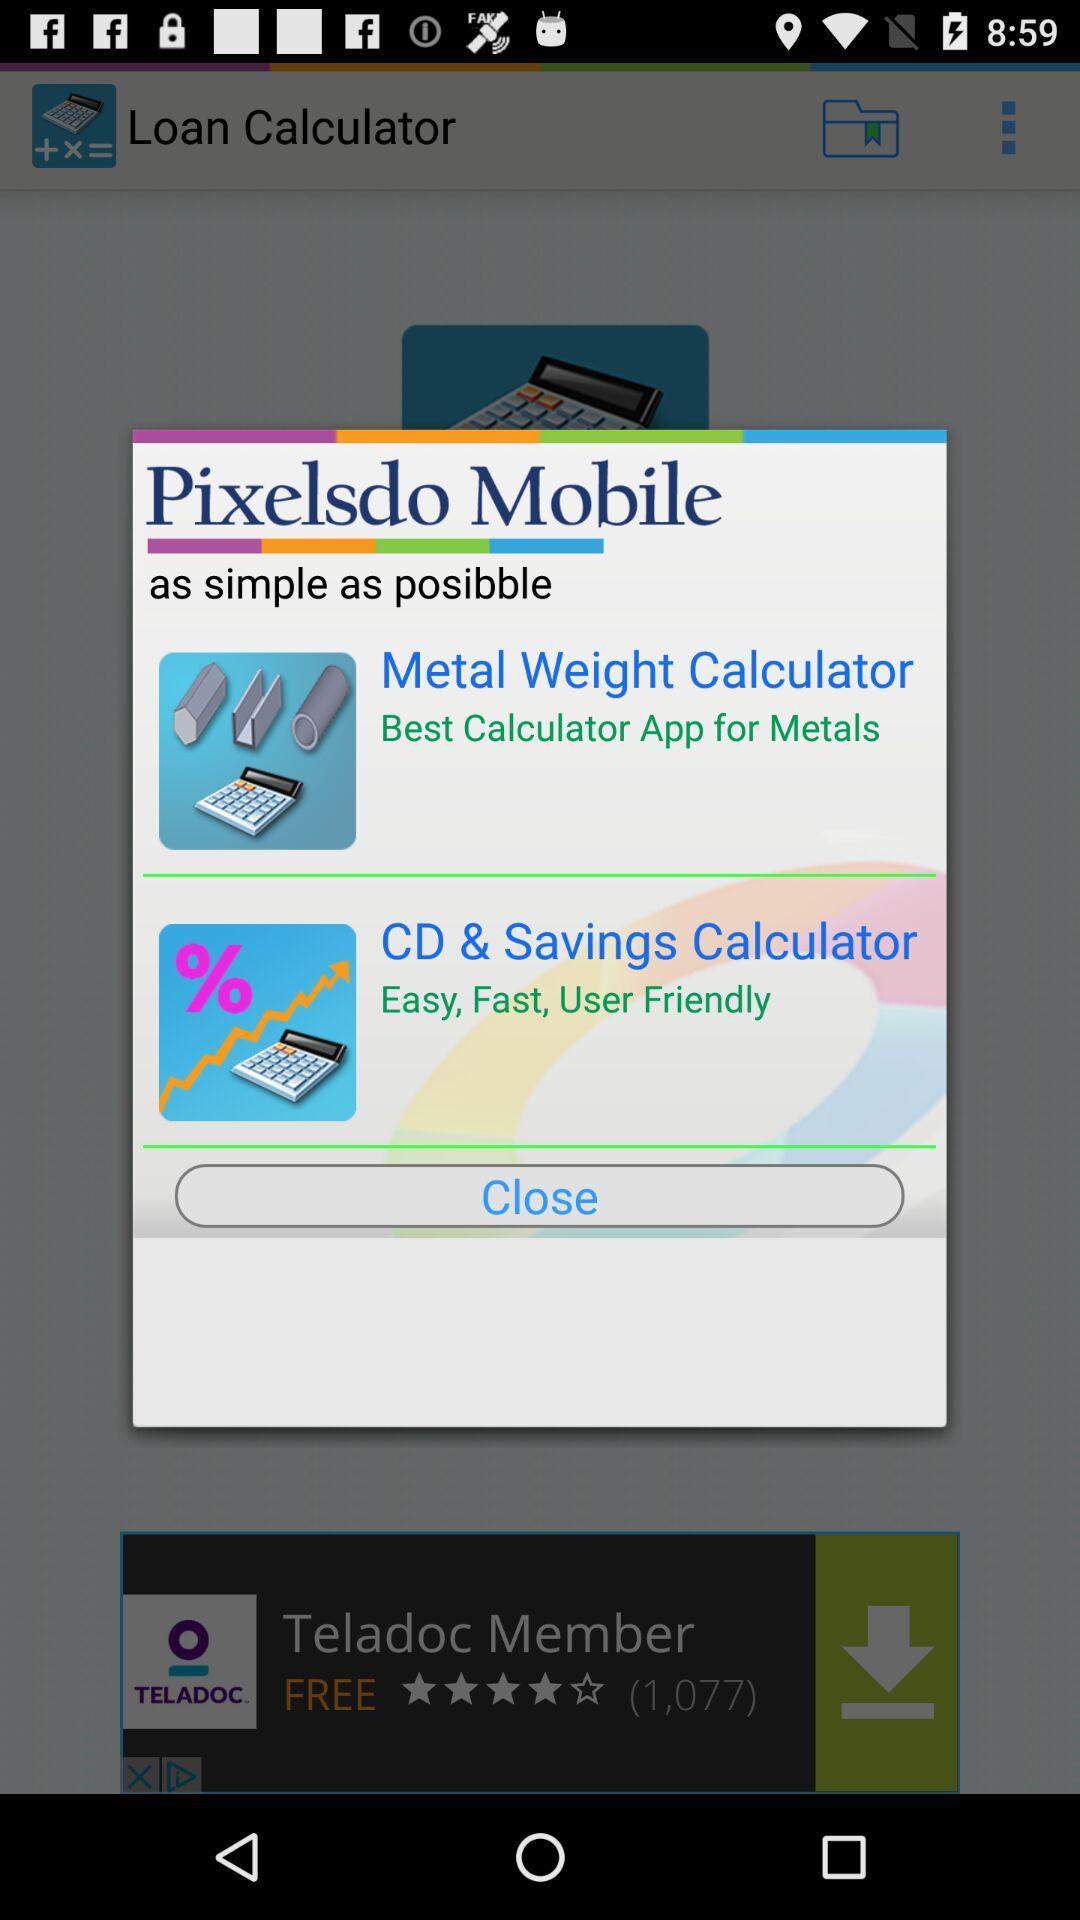 The height and width of the screenshot is (1920, 1080). Describe the element at coordinates (649, 938) in the screenshot. I see `cd & savings calculator app` at that location.